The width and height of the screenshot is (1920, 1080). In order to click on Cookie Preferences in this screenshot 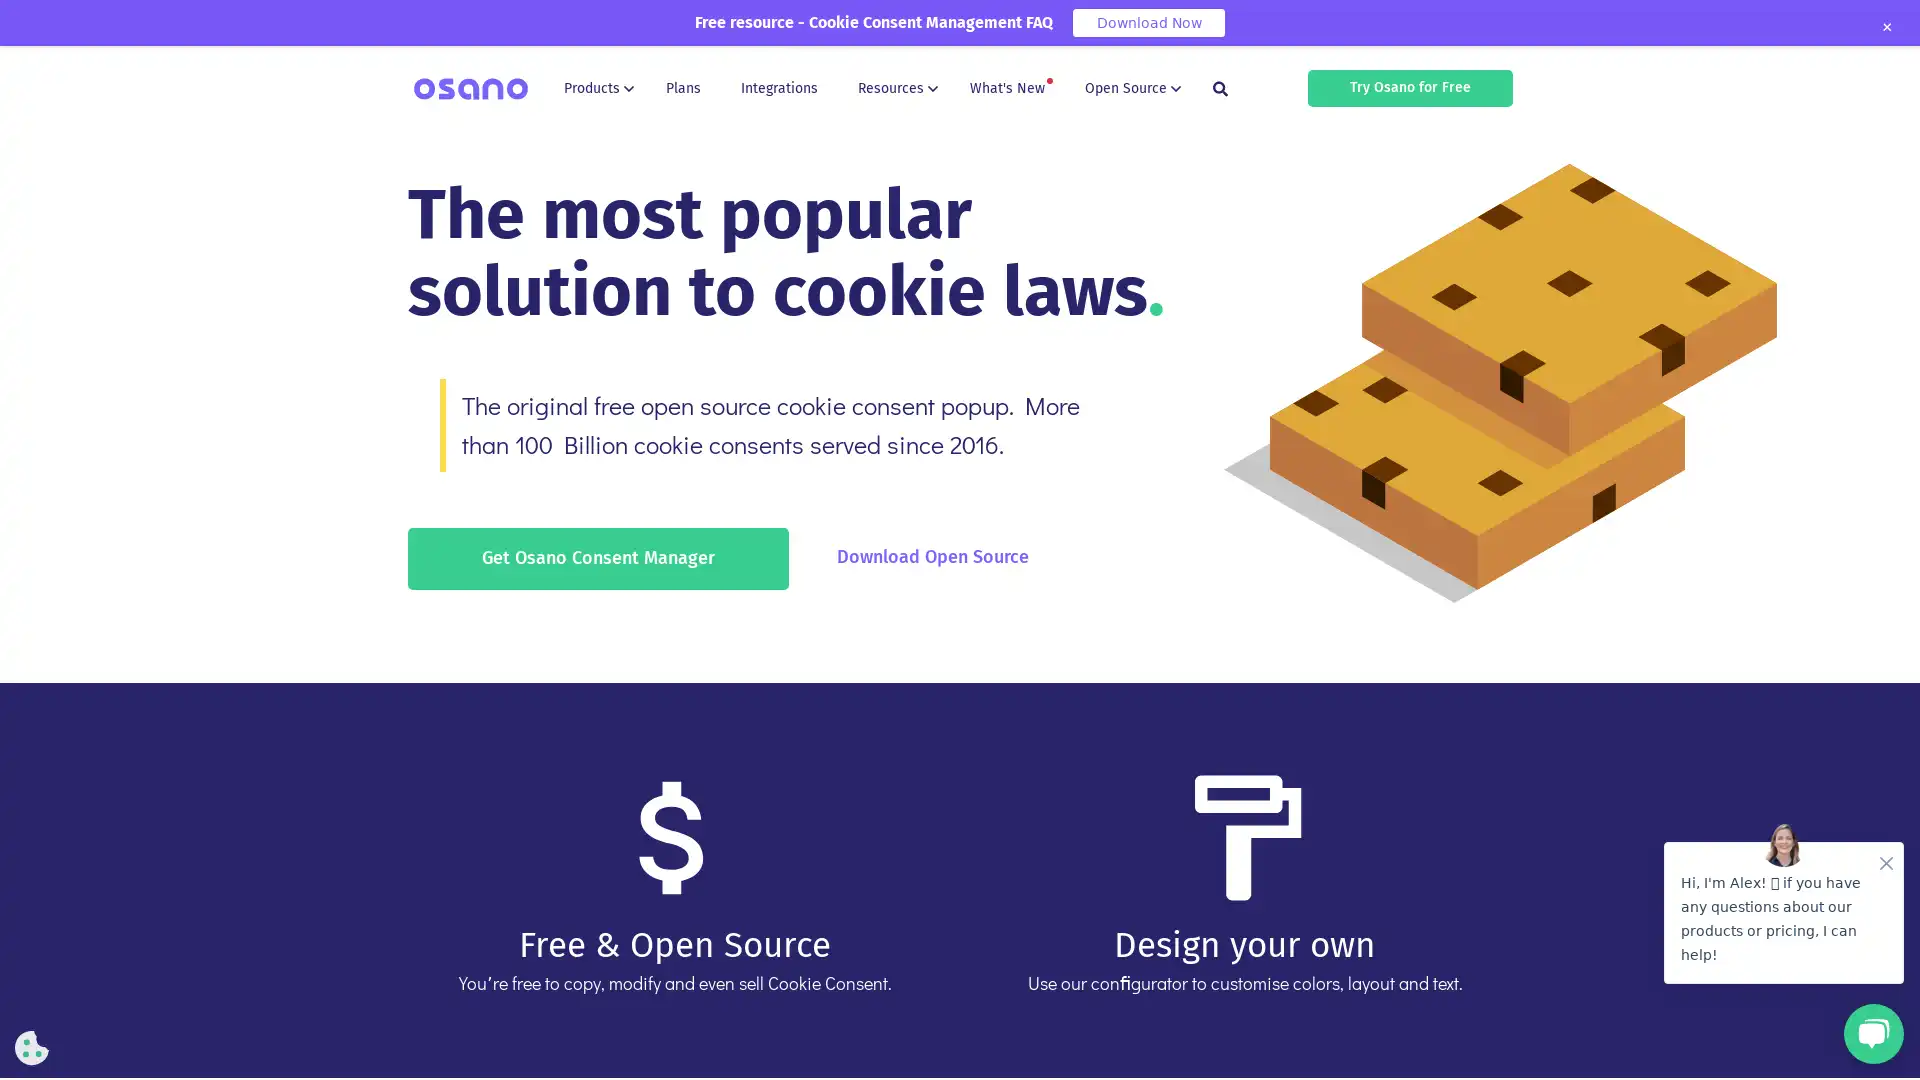, I will do `click(32, 1047)`.